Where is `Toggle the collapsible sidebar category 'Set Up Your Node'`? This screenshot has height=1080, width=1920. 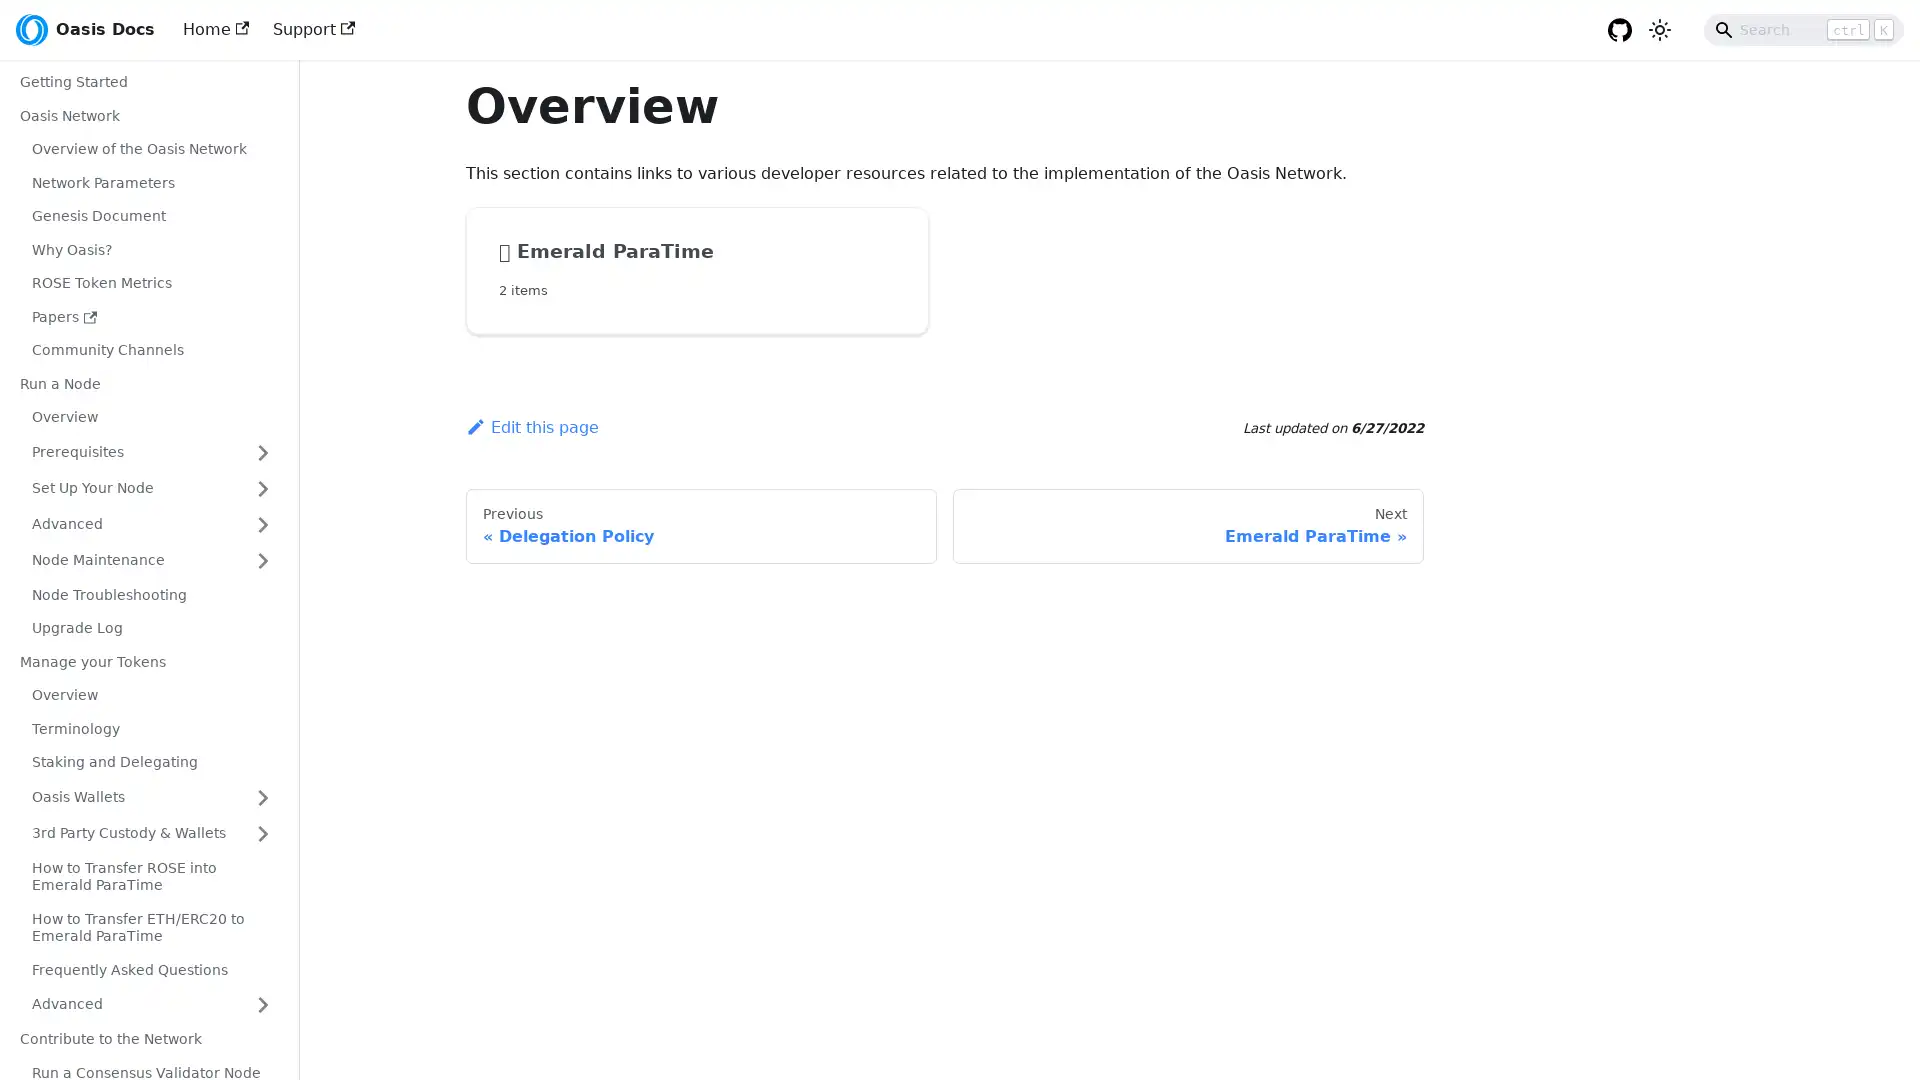
Toggle the collapsible sidebar category 'Set Up Your Node' is located at coordinates (262, 488).